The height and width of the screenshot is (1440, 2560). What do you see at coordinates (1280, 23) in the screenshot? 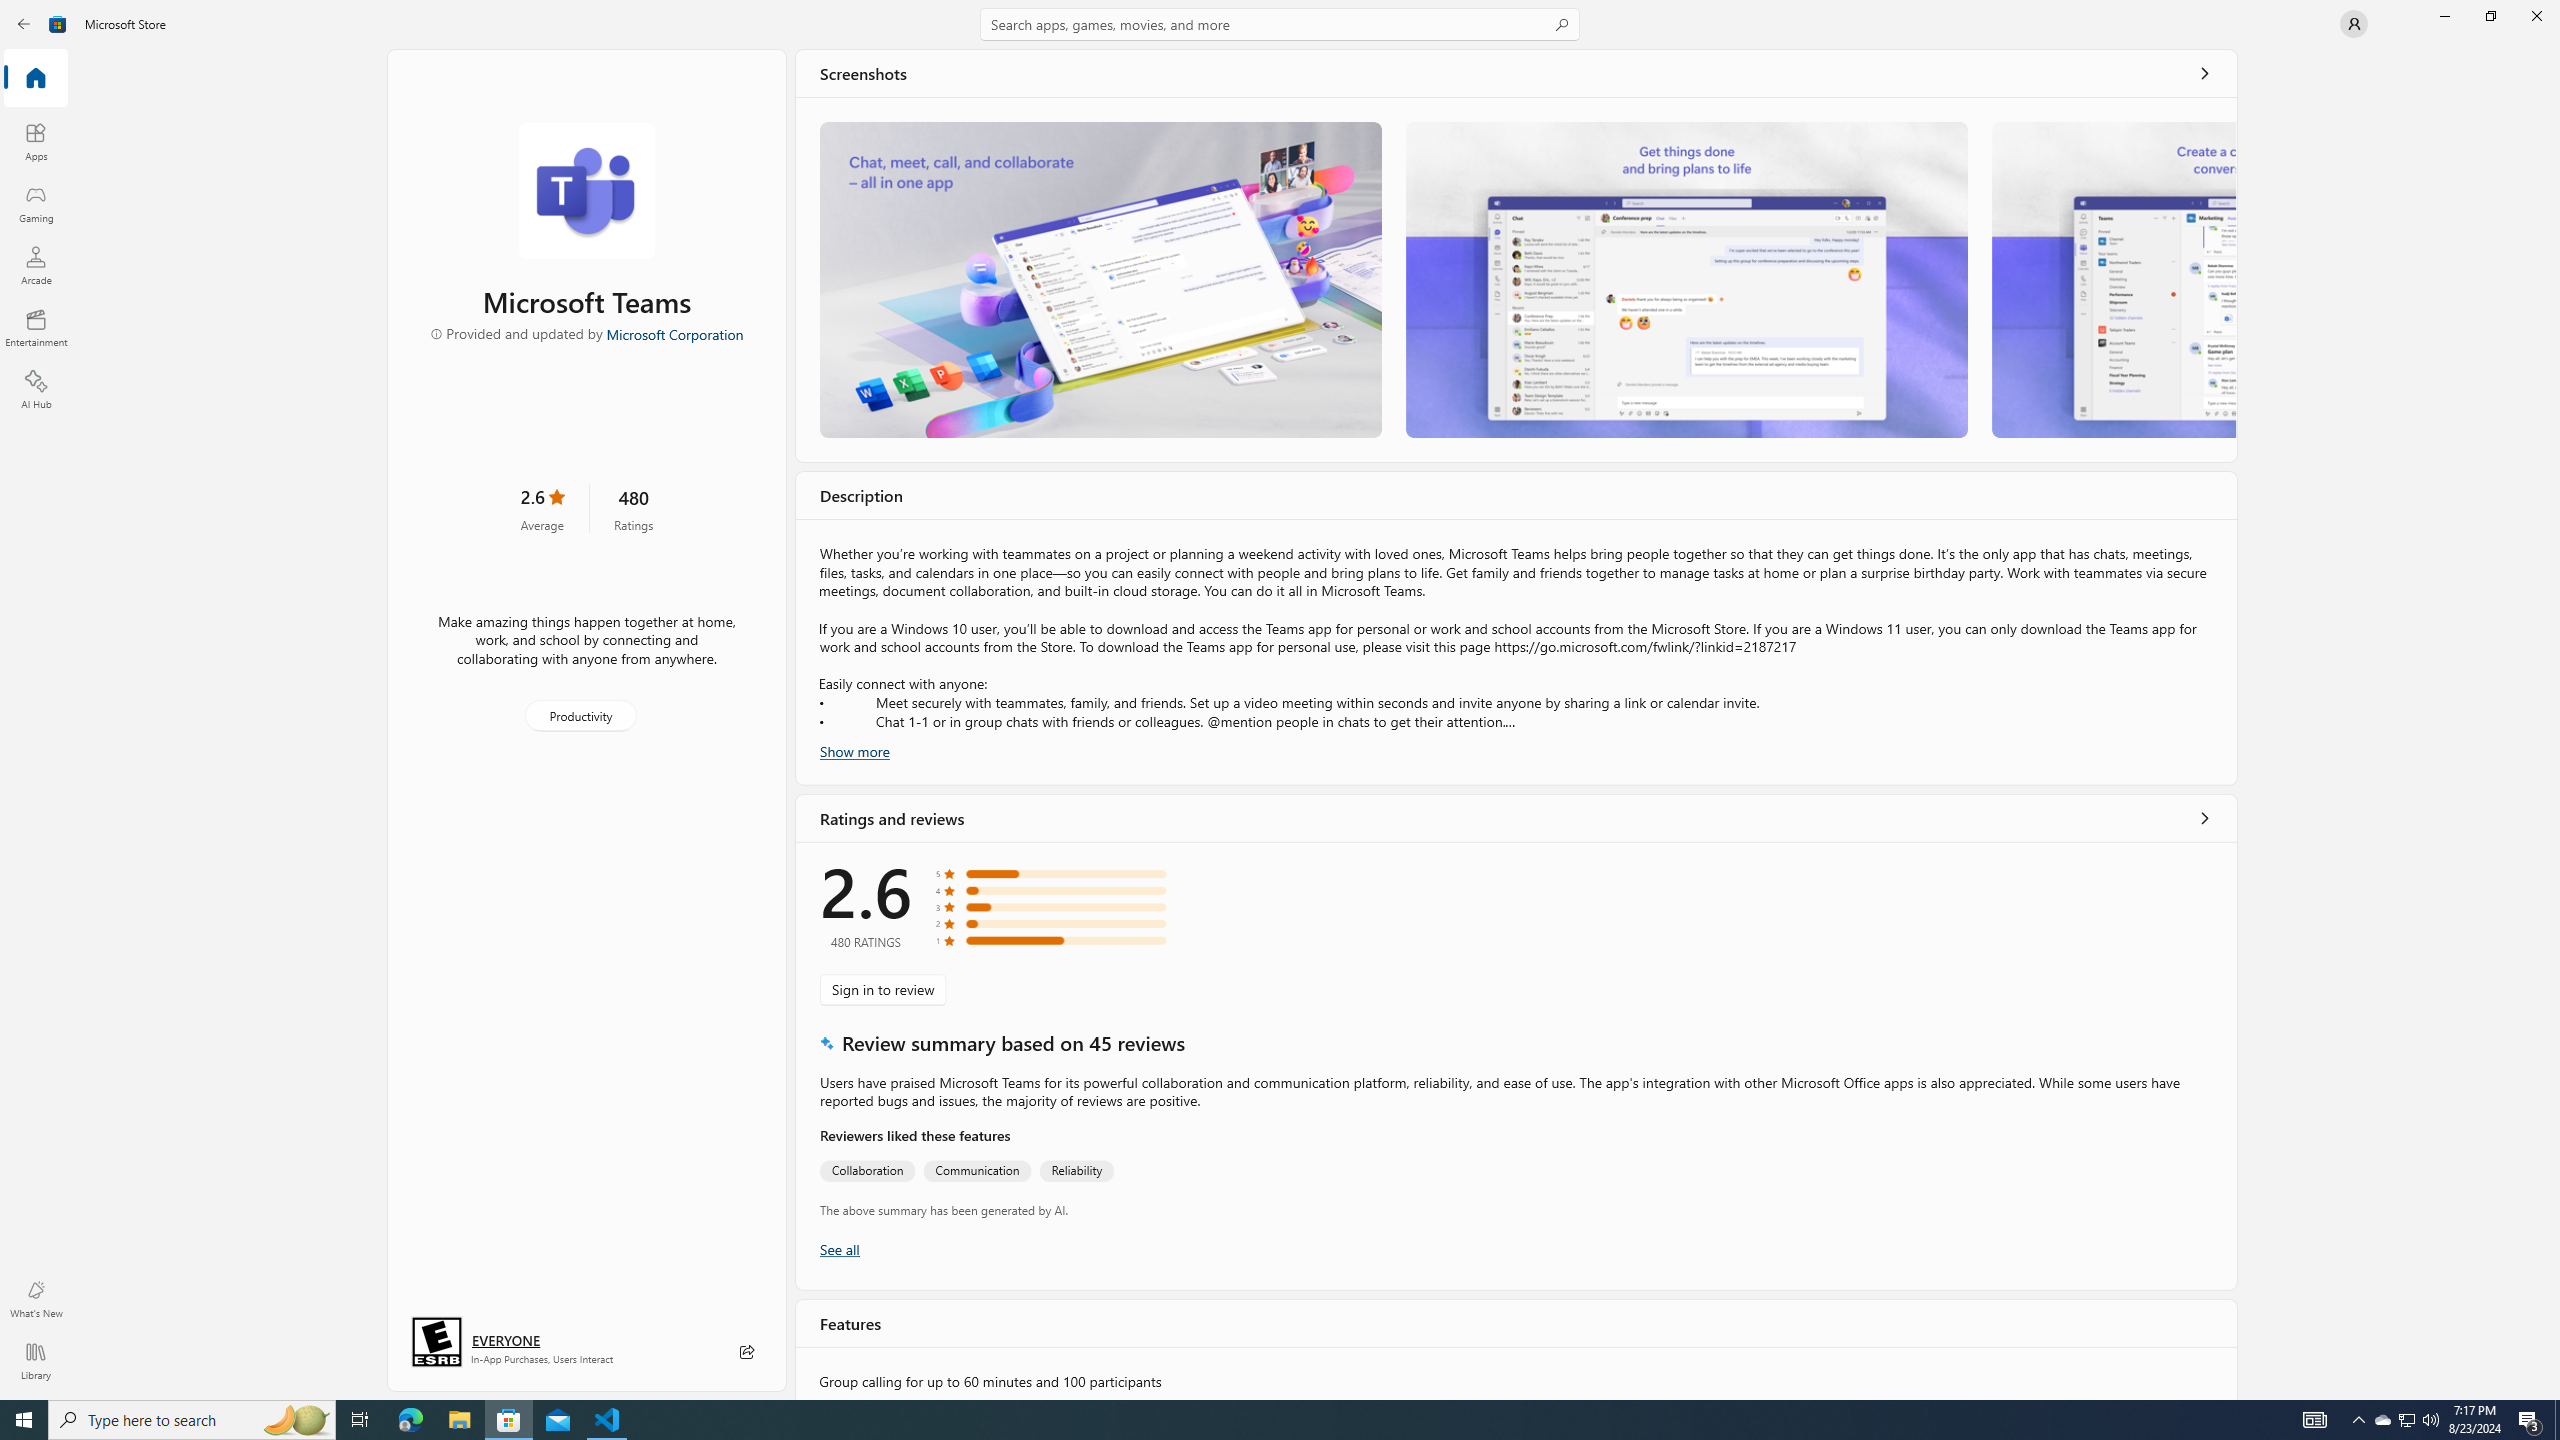
I see `'Search'` at bounding box center [1280, 23].